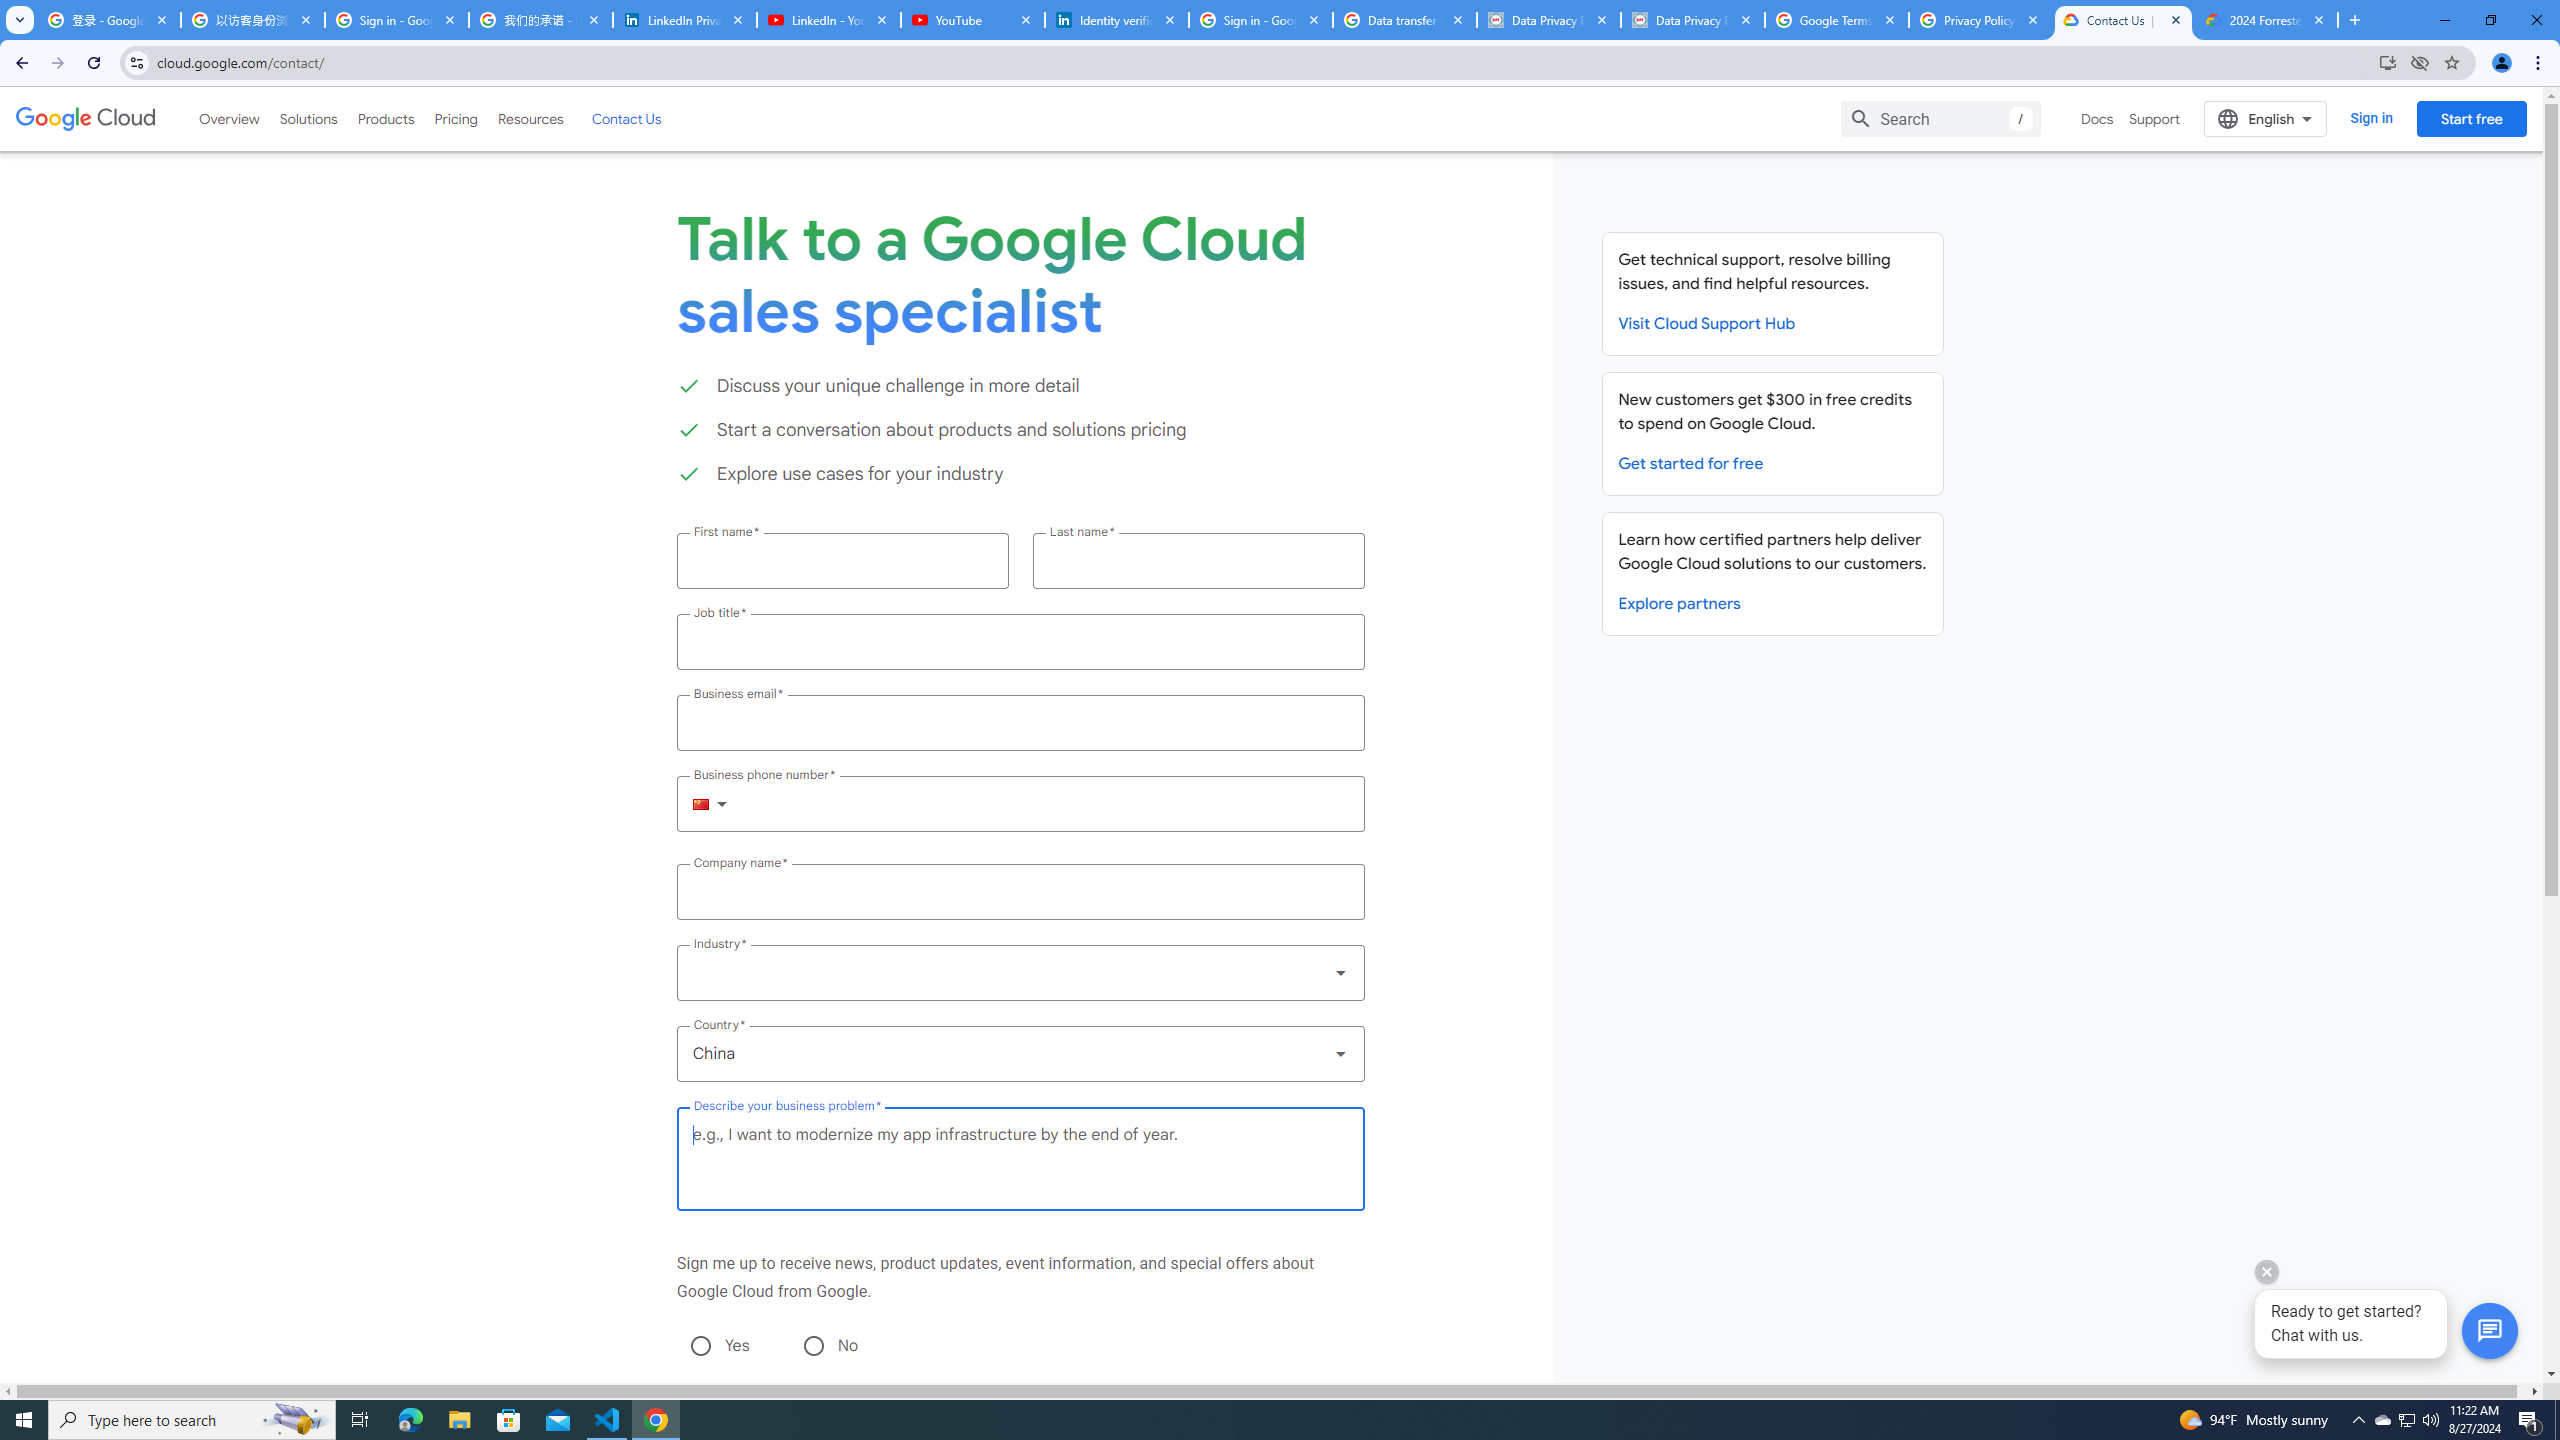  What do you see at coordinates (307, 118) in the screenshot?
I see `'Solutions'` at bounding box center [307, 118].